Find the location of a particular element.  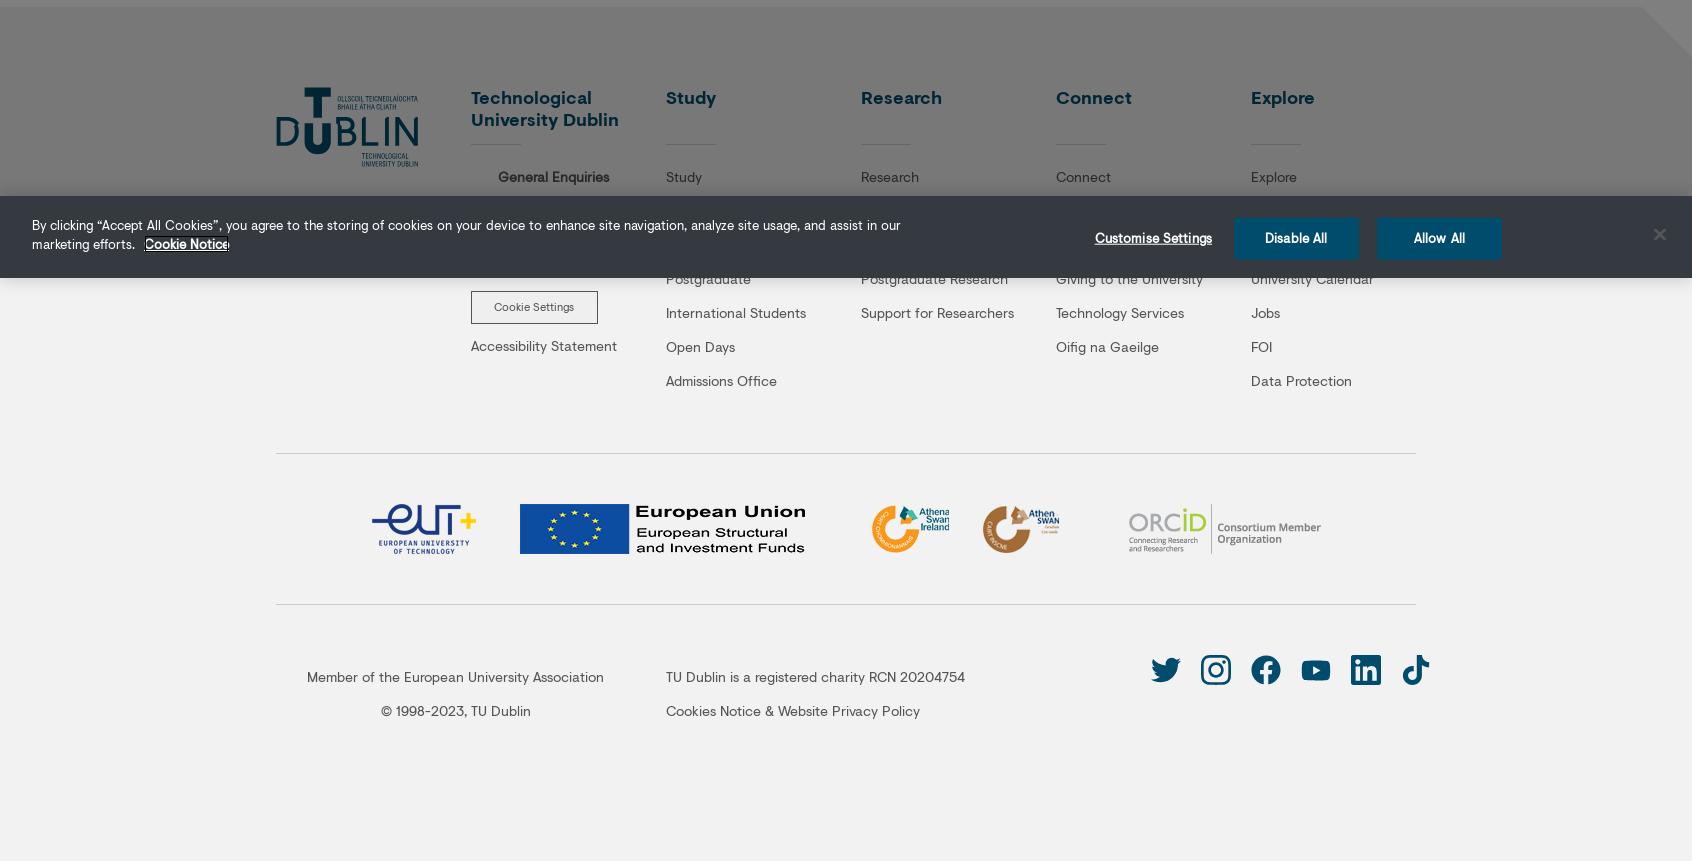

'+353 1 220 5000' is located at coordinates (499, 198).